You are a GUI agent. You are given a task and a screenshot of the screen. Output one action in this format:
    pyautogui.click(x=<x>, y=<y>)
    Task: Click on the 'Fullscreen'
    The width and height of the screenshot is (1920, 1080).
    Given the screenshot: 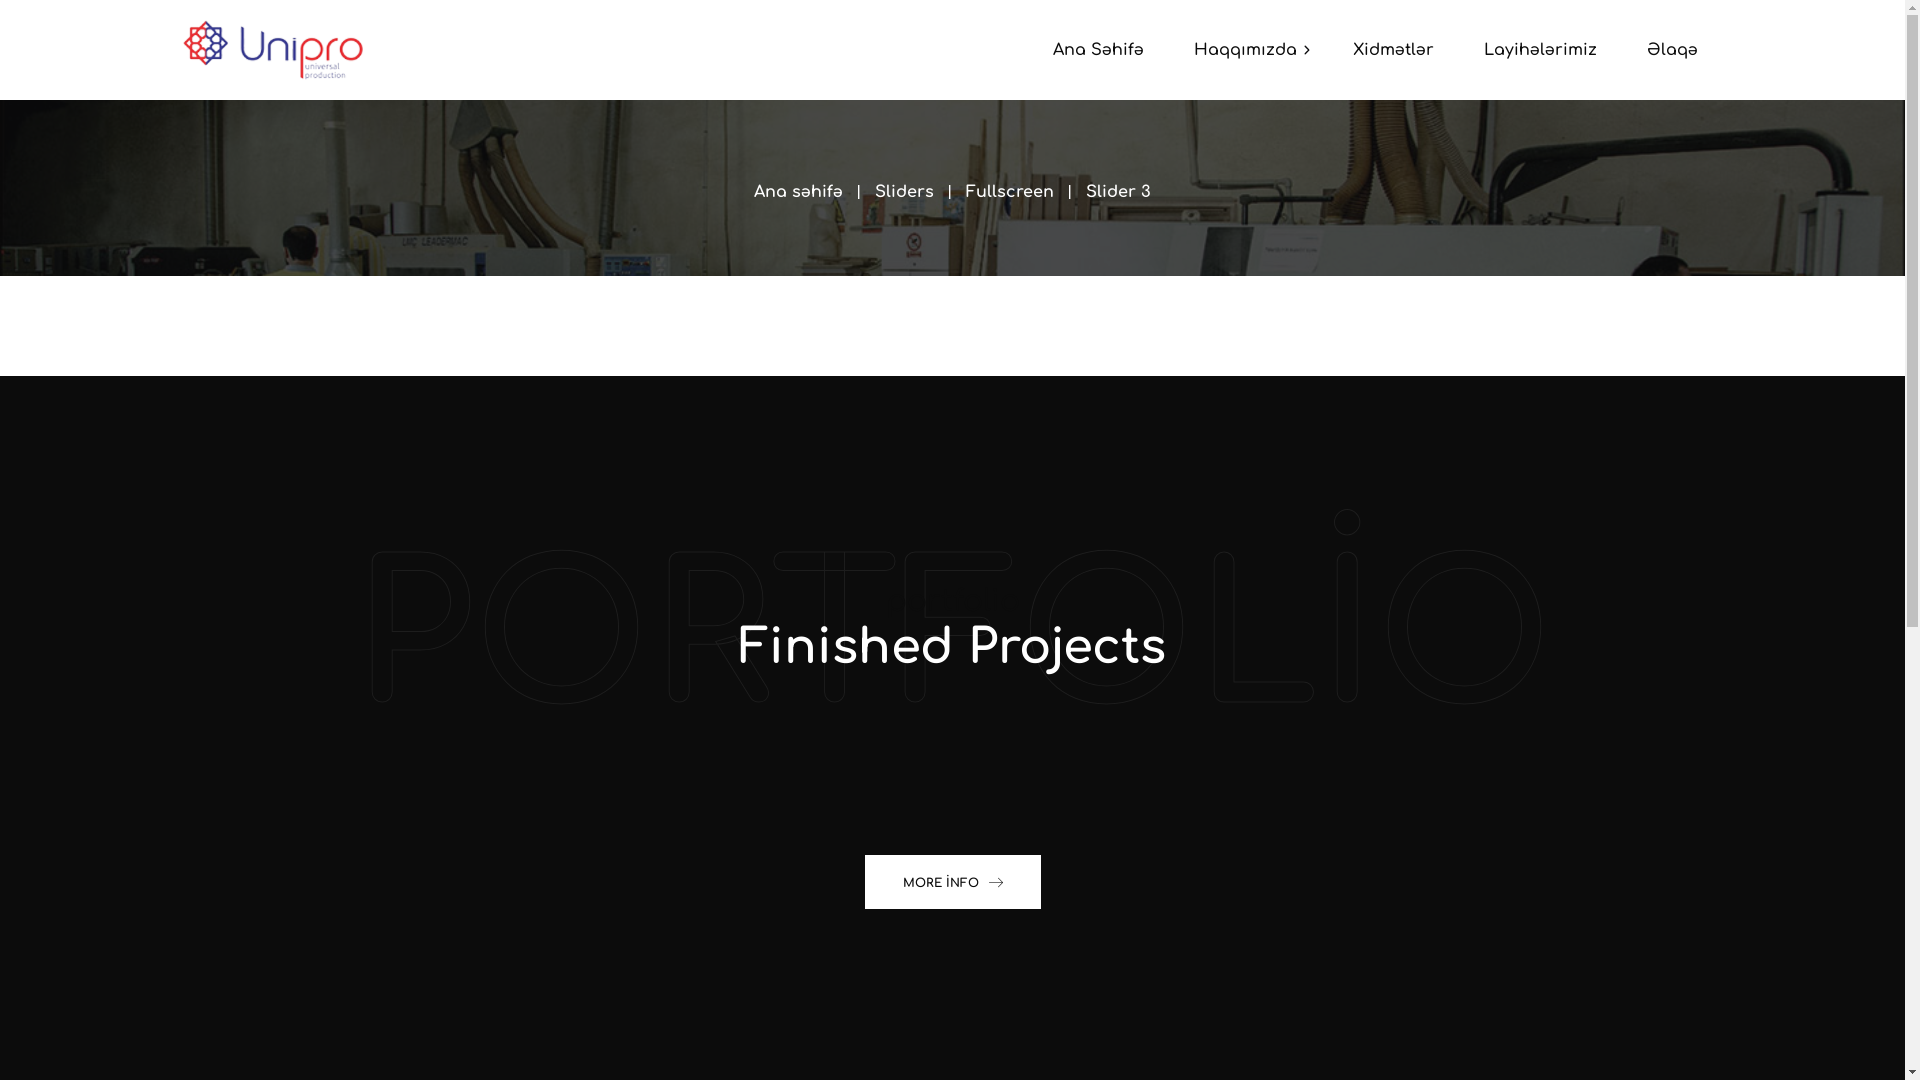 What is the action you would take?
    pyautogui.click(x=1009, y=192)
    